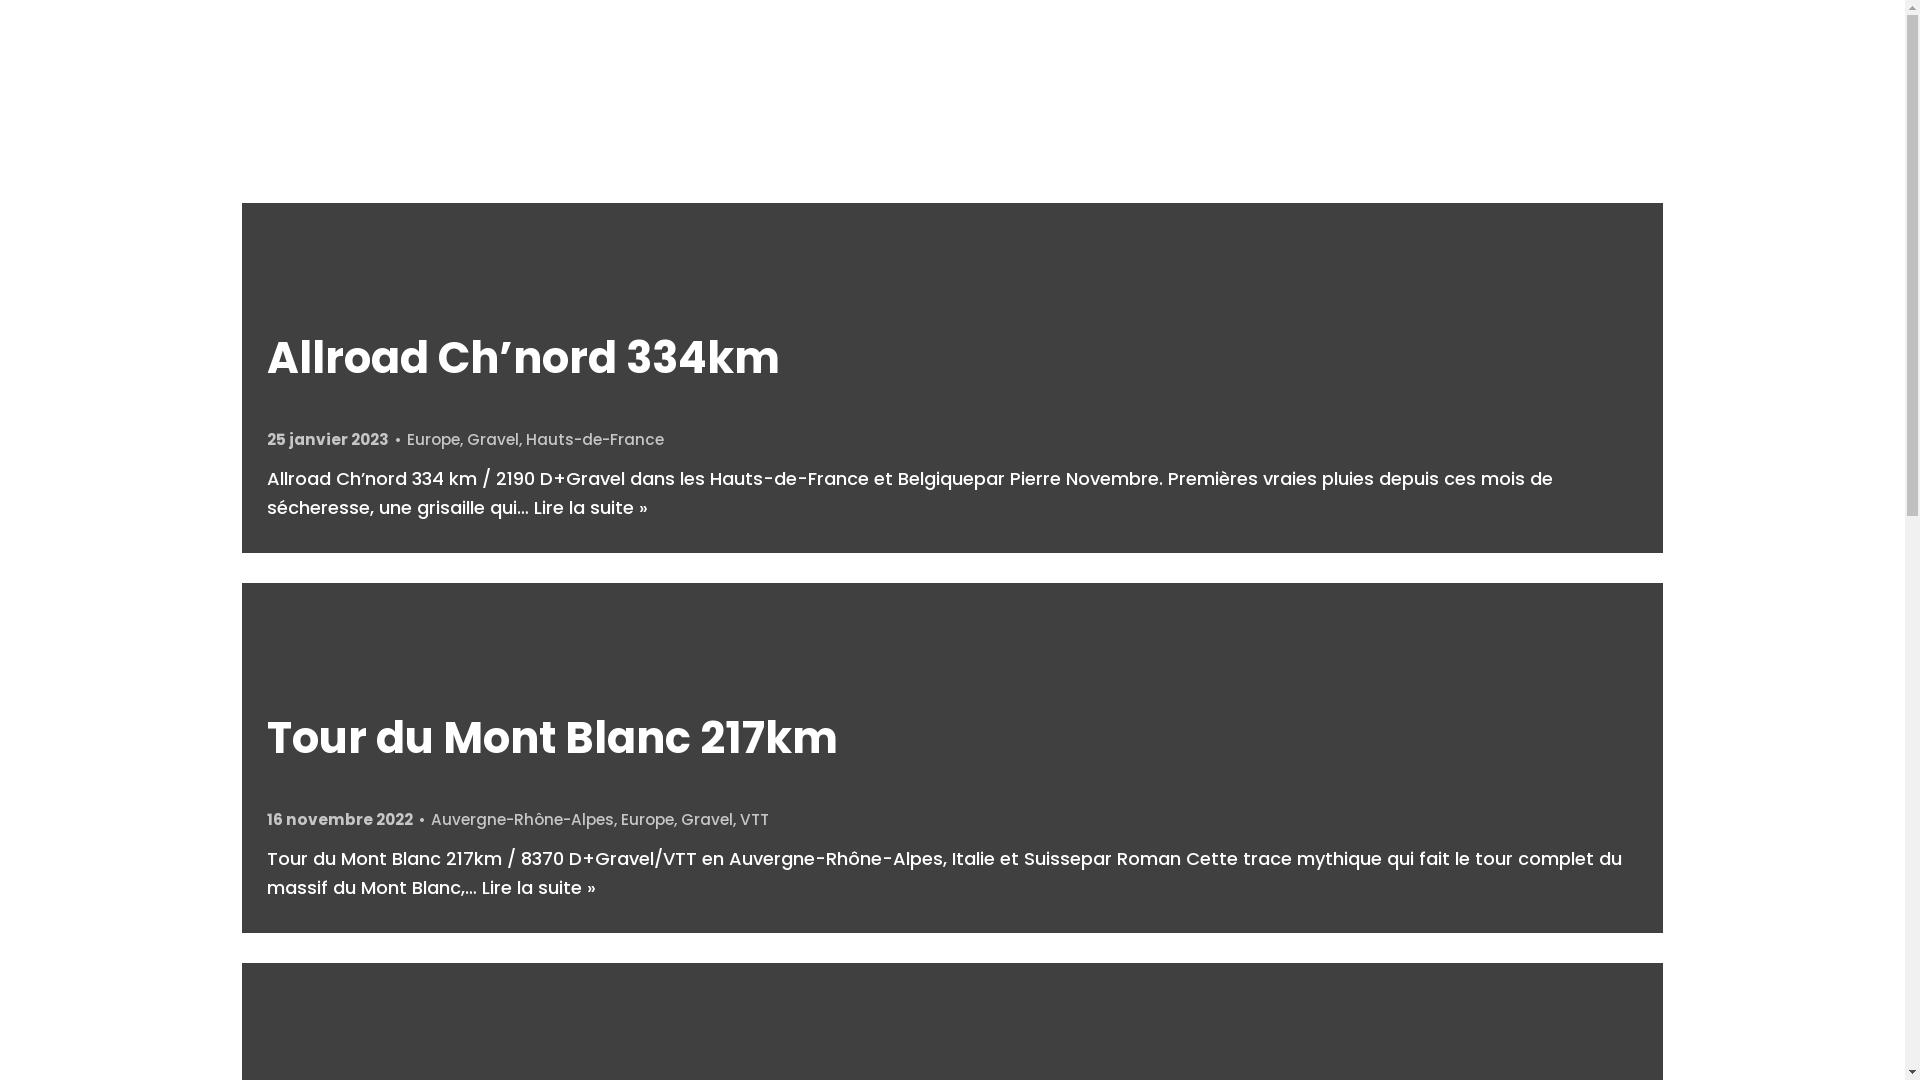 The height and width of the screenshot is (1080, 1920). What do you see at coordinates (19, 10) in the screenshot?
I see `'Aller au contenu'` at bounding box center [19, 10].